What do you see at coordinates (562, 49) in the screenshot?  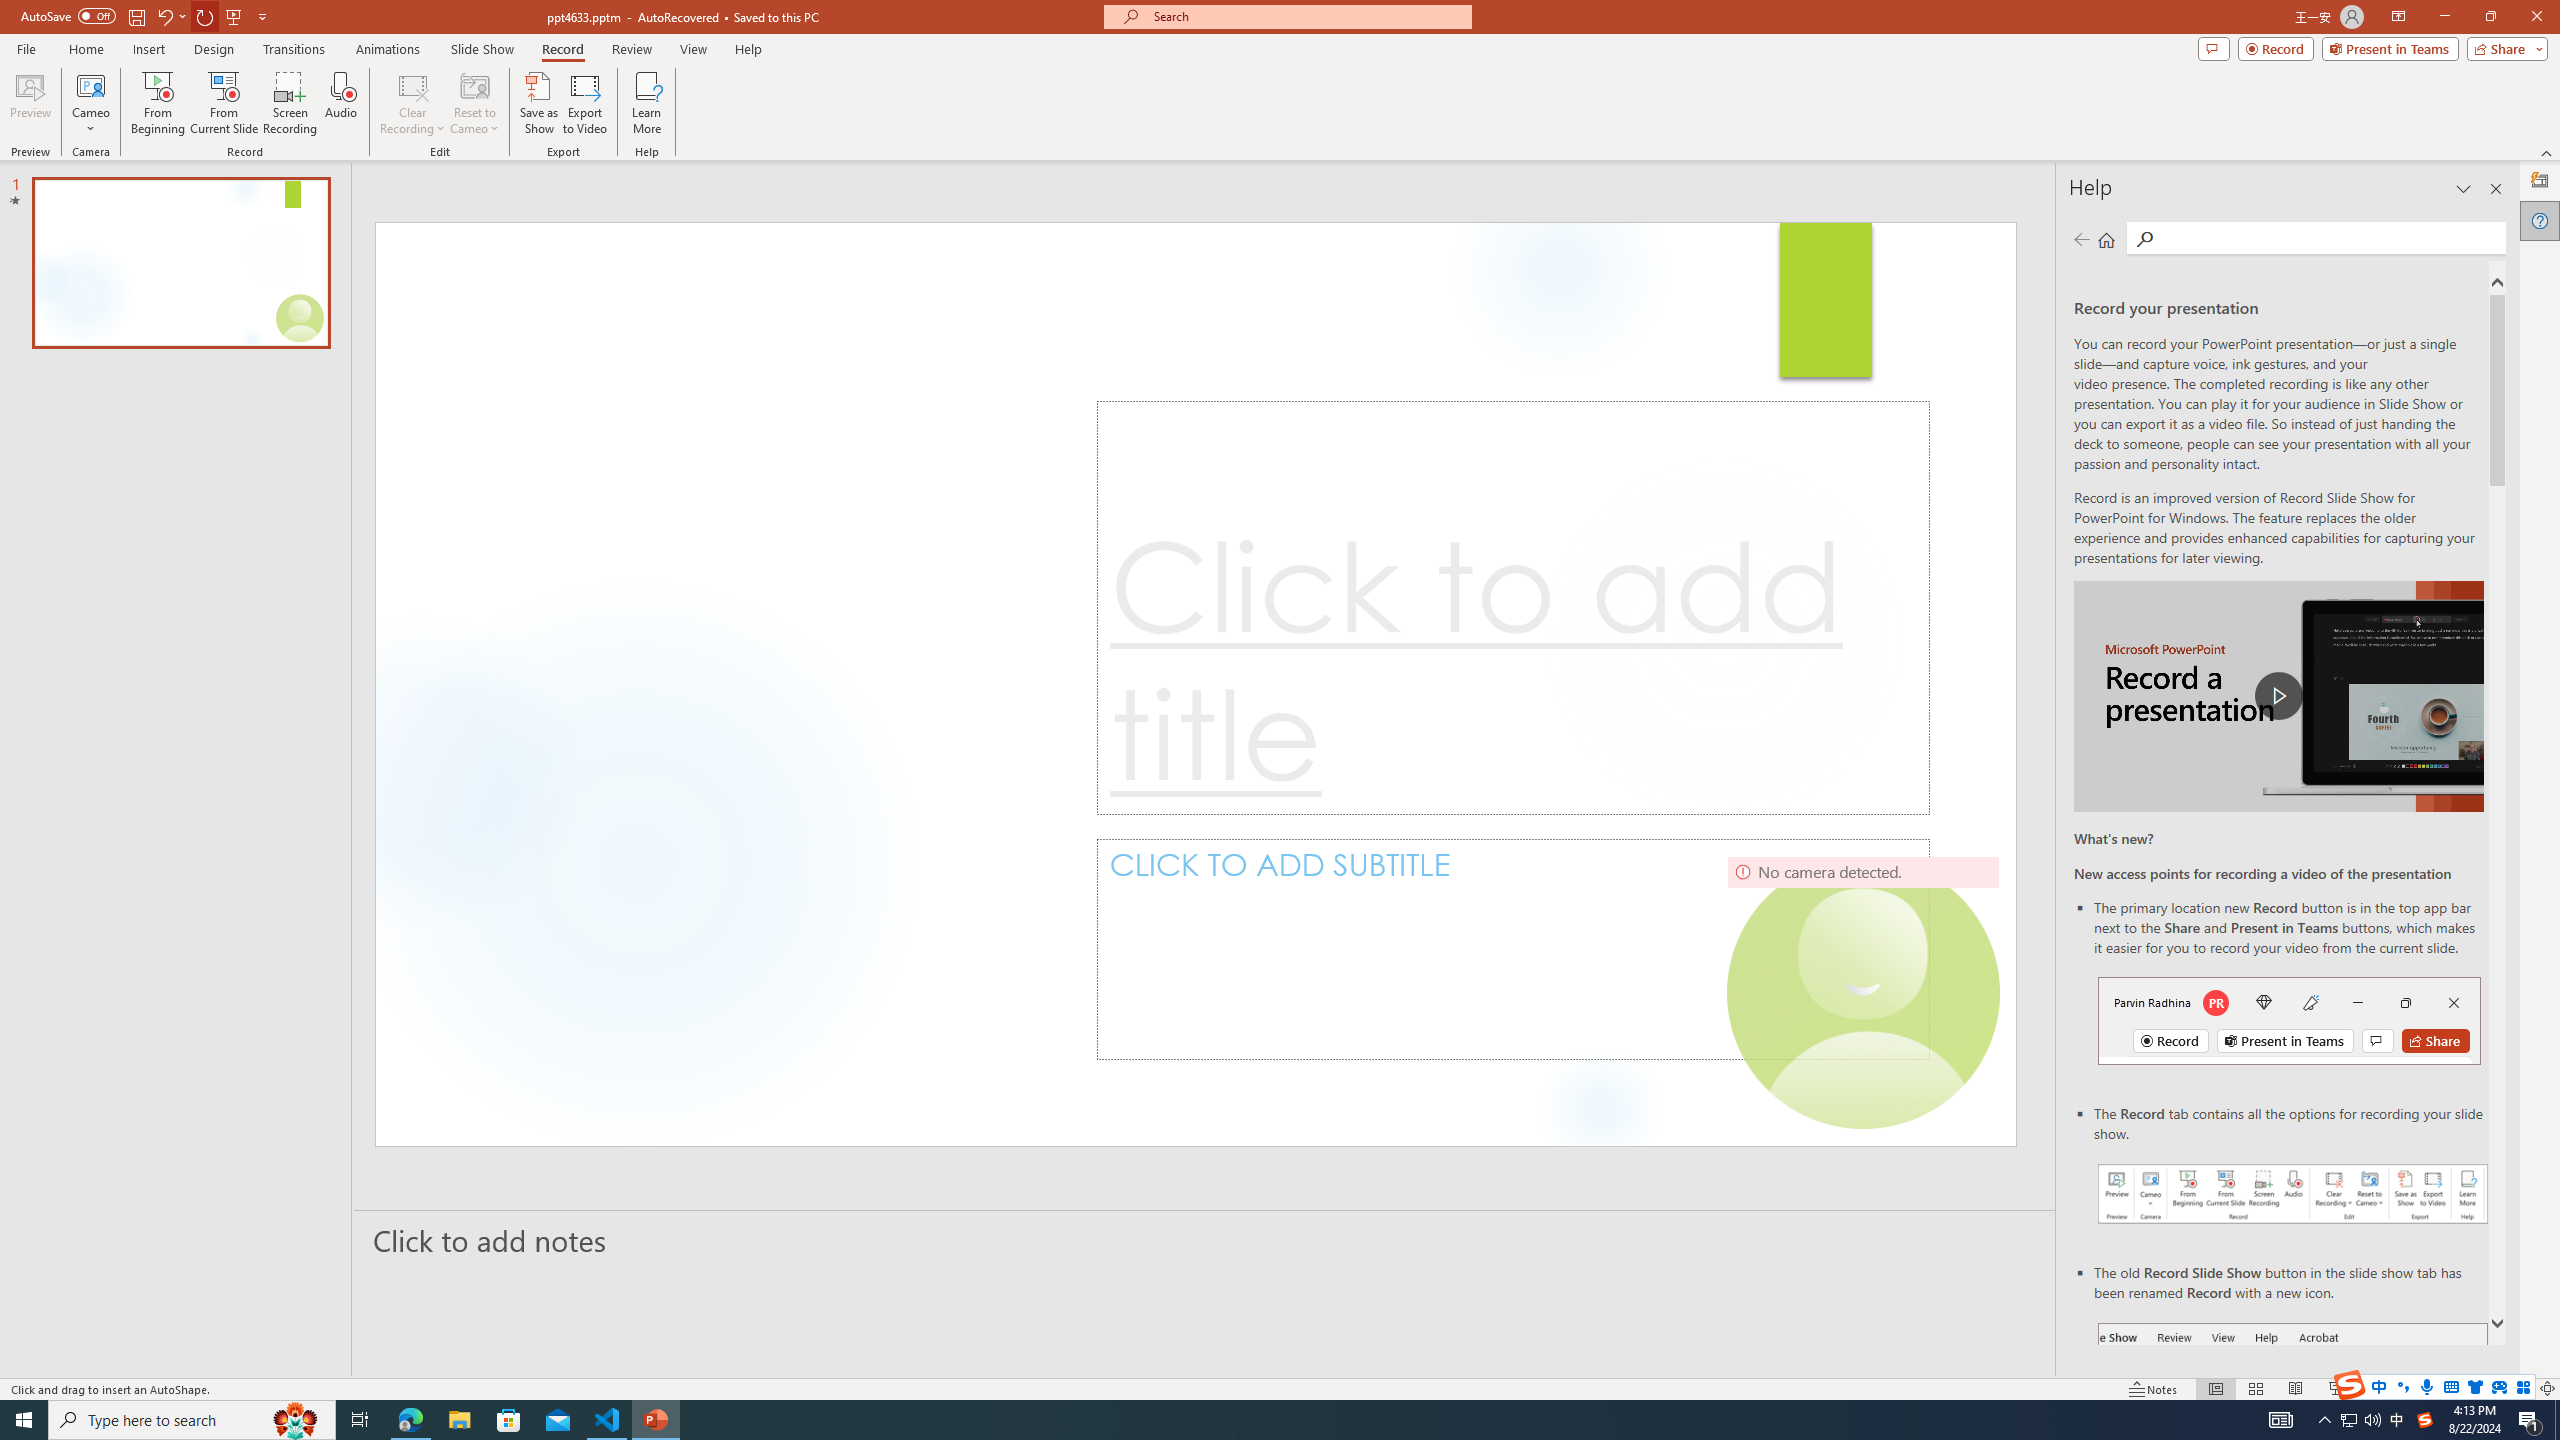 I see `'Record'` at bounding box center [562, 49].